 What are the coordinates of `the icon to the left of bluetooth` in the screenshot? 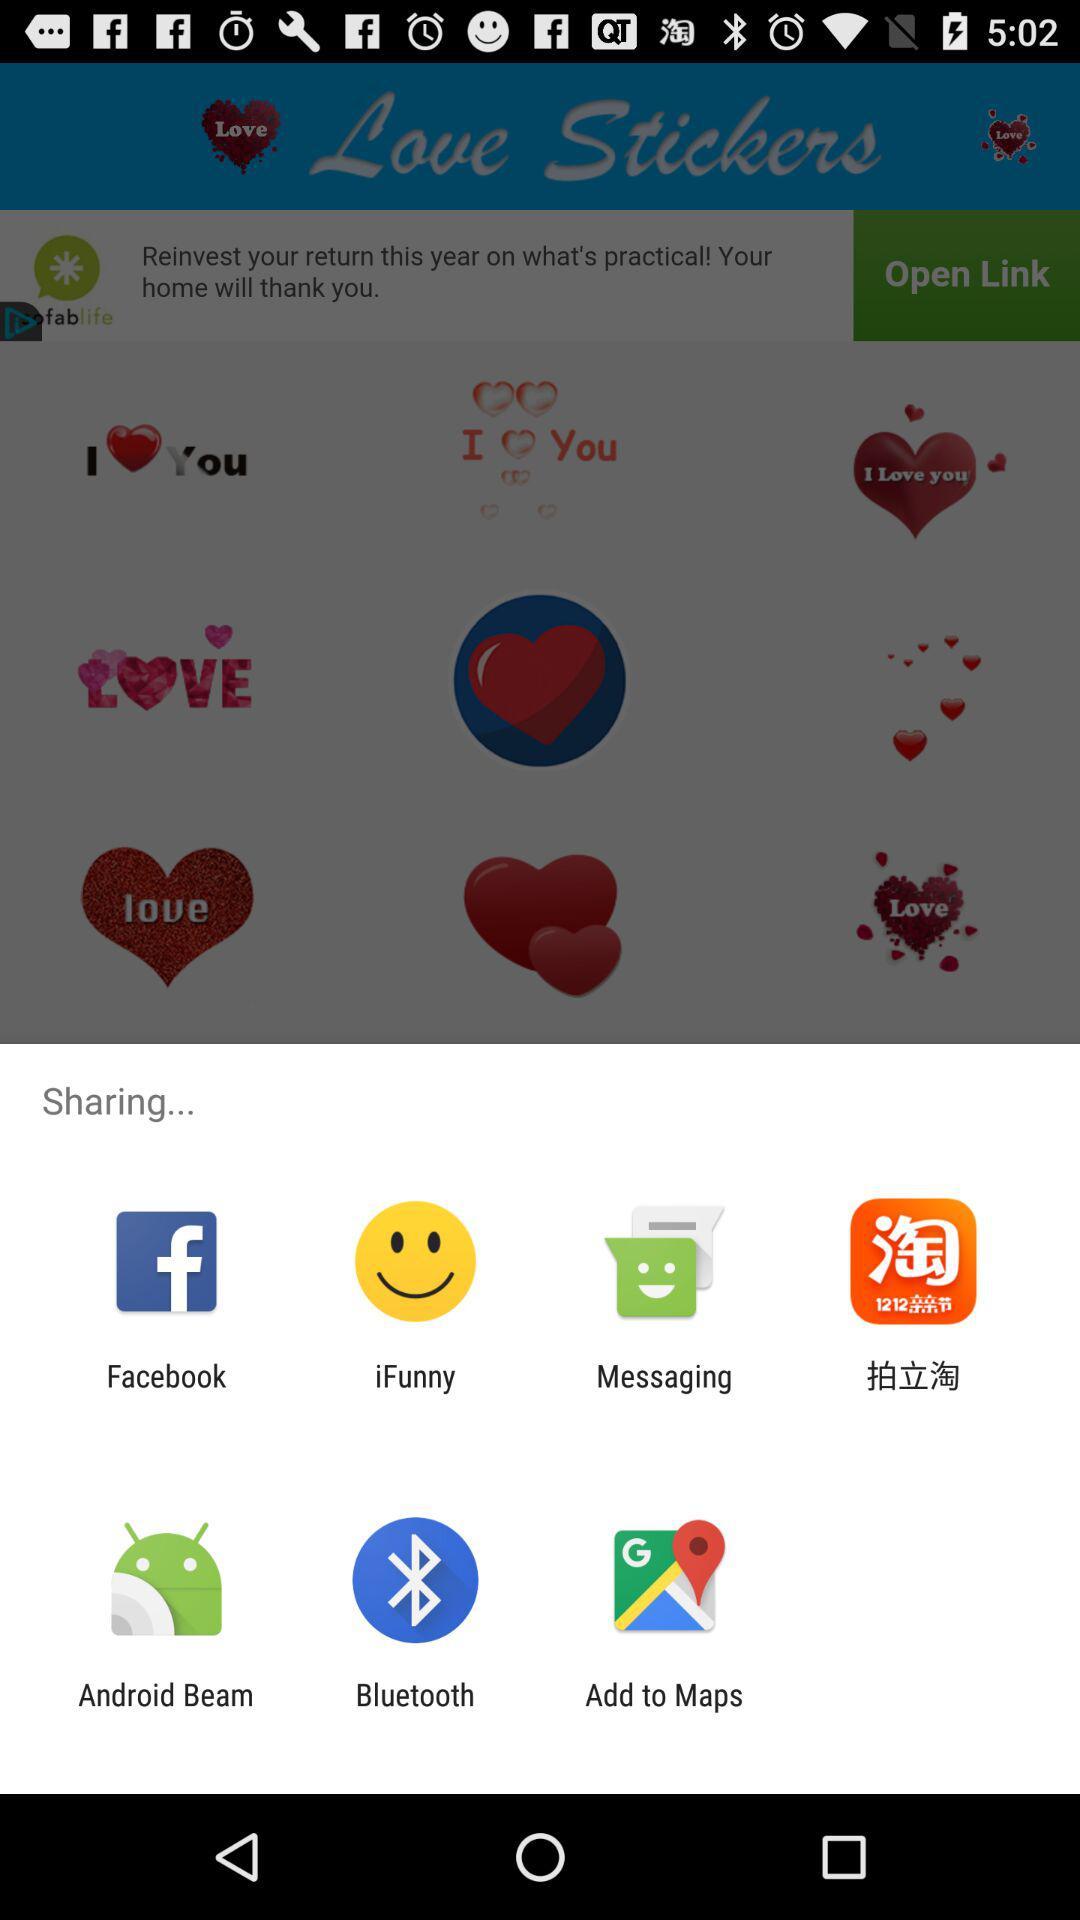 It's located at (165, 1711).